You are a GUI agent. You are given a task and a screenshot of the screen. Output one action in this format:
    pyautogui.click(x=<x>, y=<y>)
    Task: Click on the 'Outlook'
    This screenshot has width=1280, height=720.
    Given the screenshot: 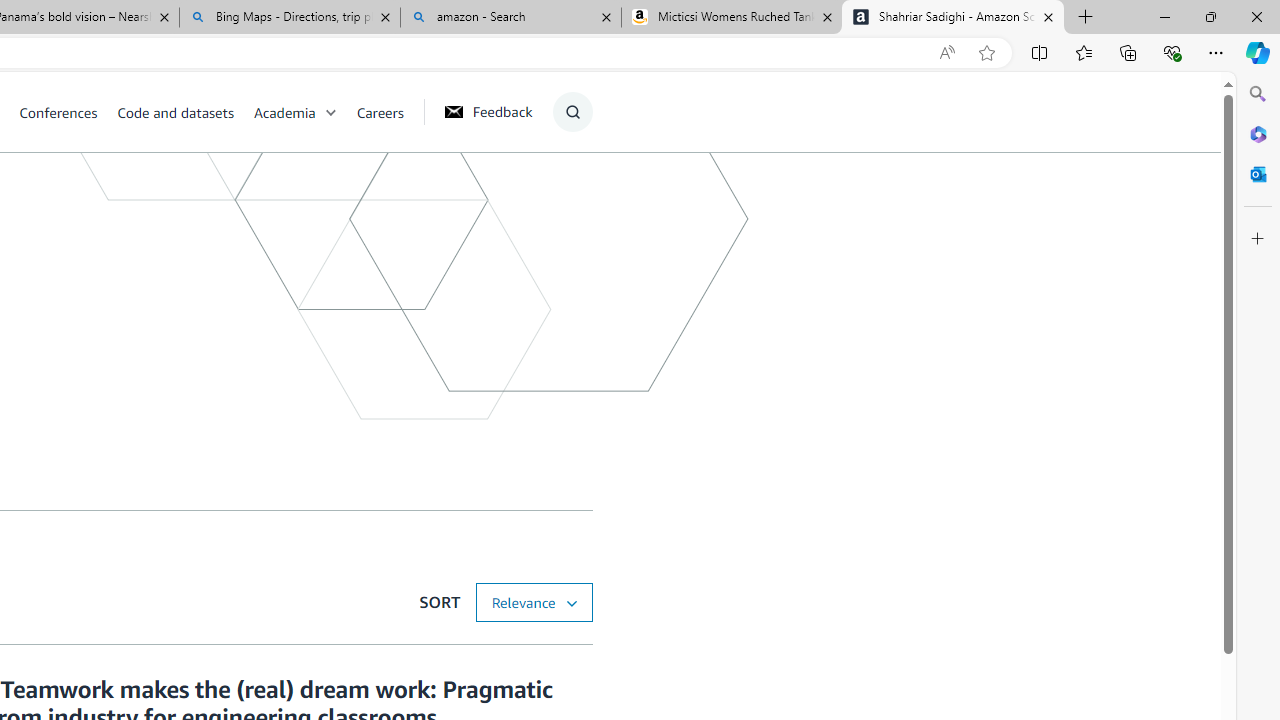 What is the action you would take?
    pyautogui.click(x=1257, y=173)
    